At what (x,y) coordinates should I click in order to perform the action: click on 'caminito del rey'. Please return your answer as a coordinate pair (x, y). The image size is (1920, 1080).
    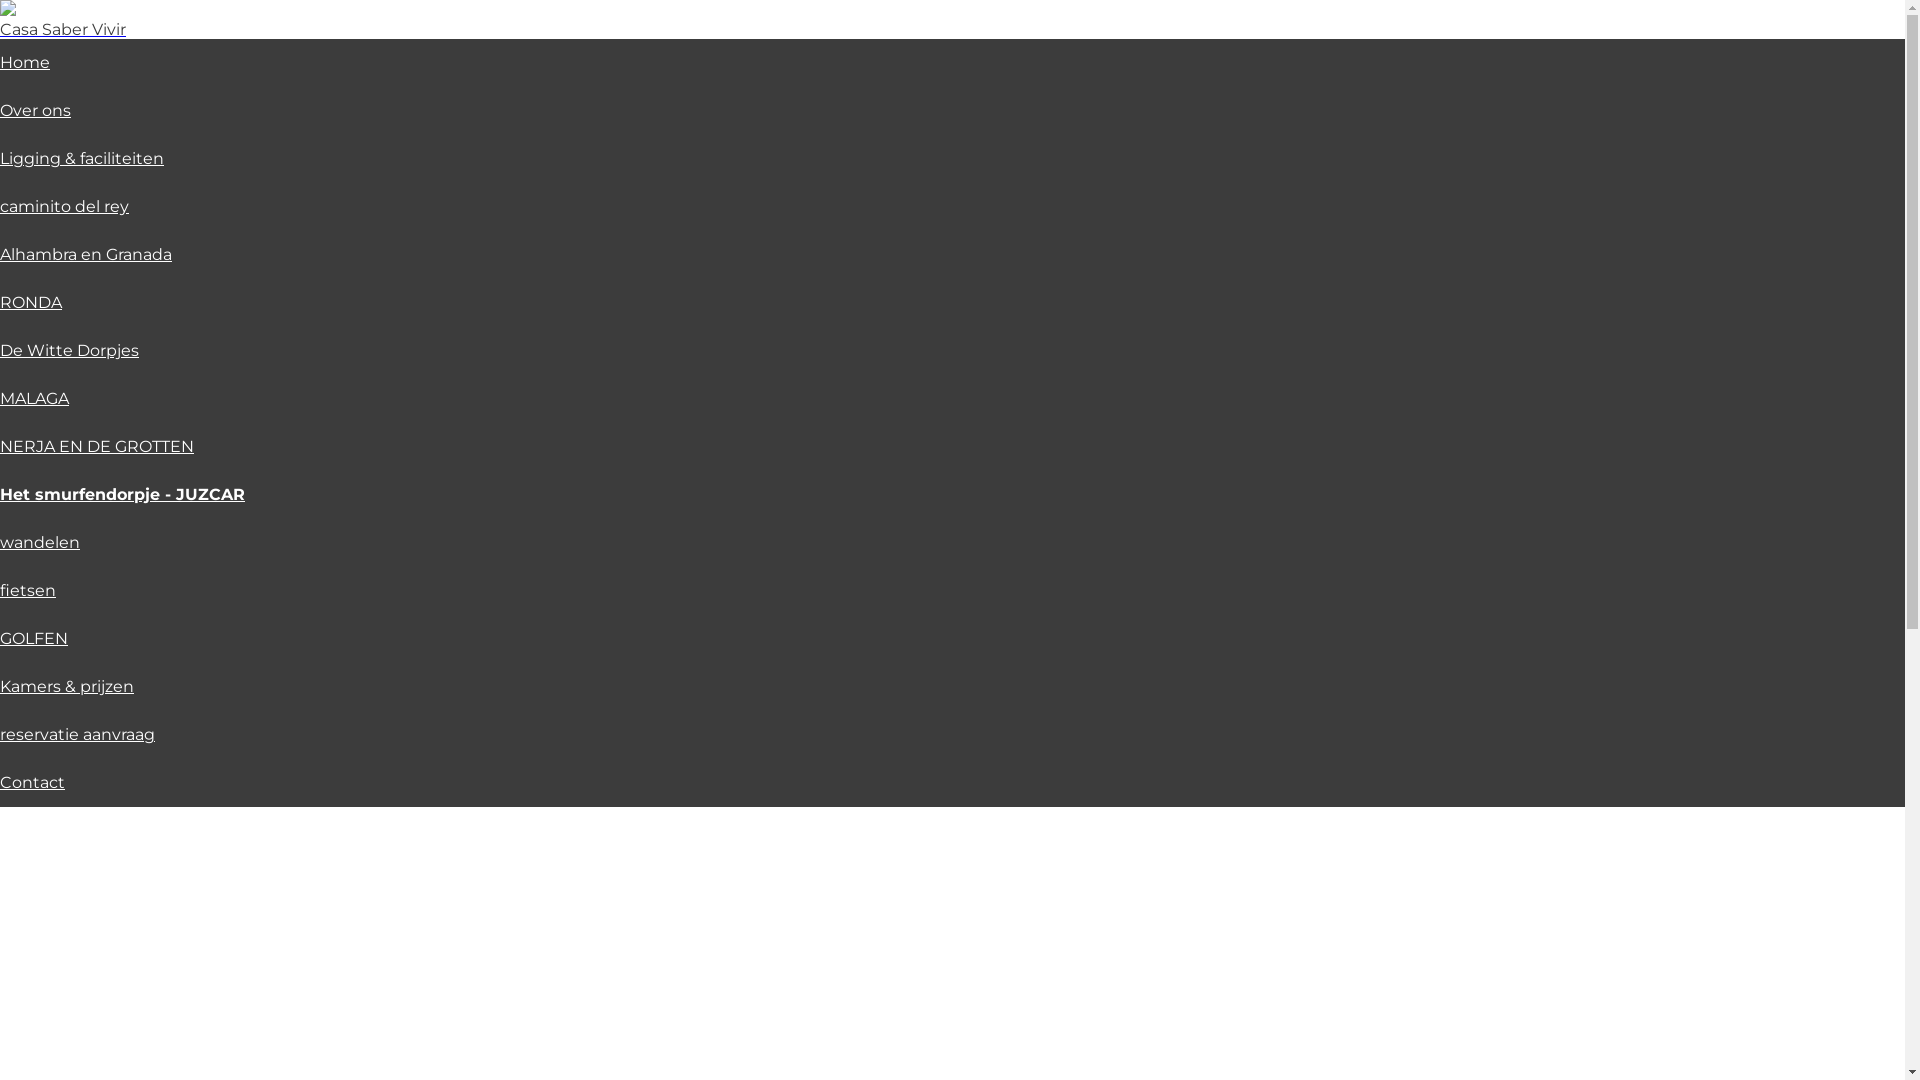
    Looking at the image, I should click on (64, 206).